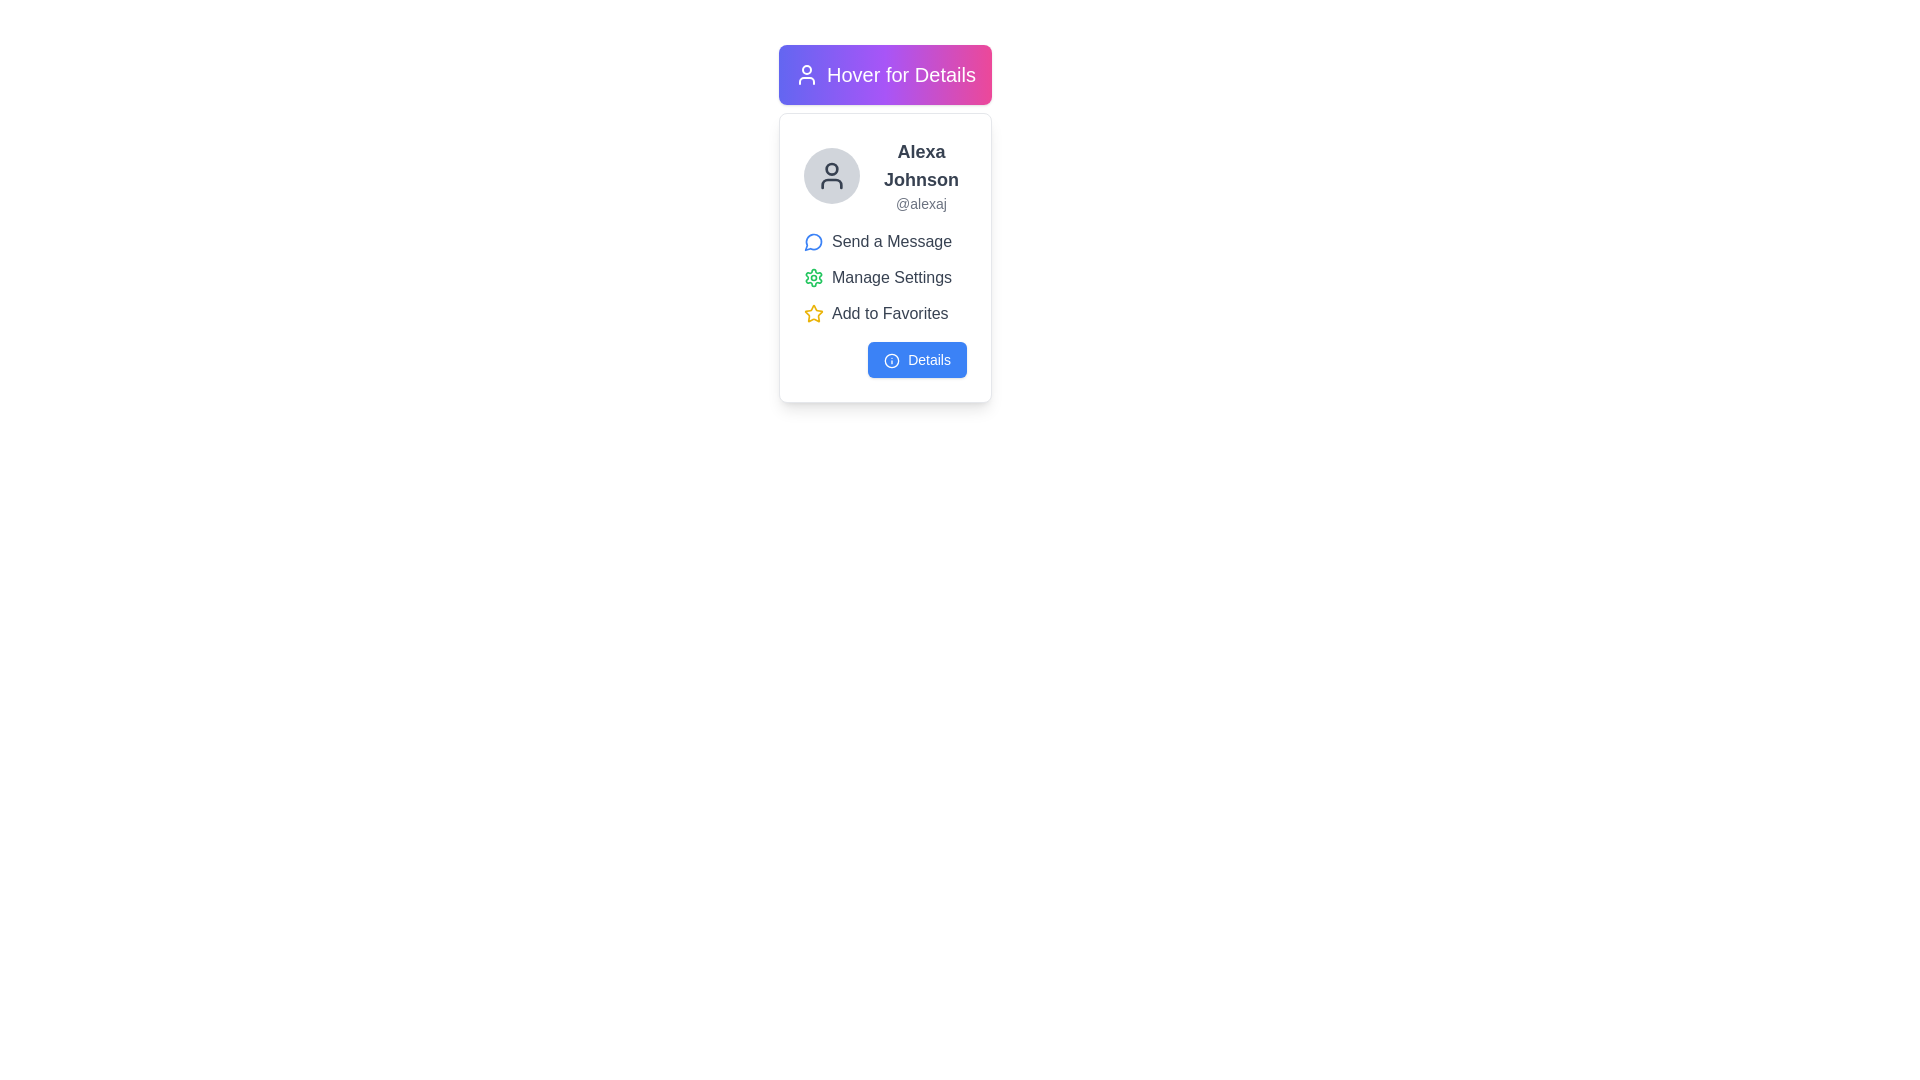 The width and height of the screenshot is (1920, 1080). What do you see at coordinates (831, 175) in the screenshot?
I see `the circular icon representing the user profile of Alexa Johnson, which features a light gray background and a dark gray user silhouette` at bounding box center [831, 175].